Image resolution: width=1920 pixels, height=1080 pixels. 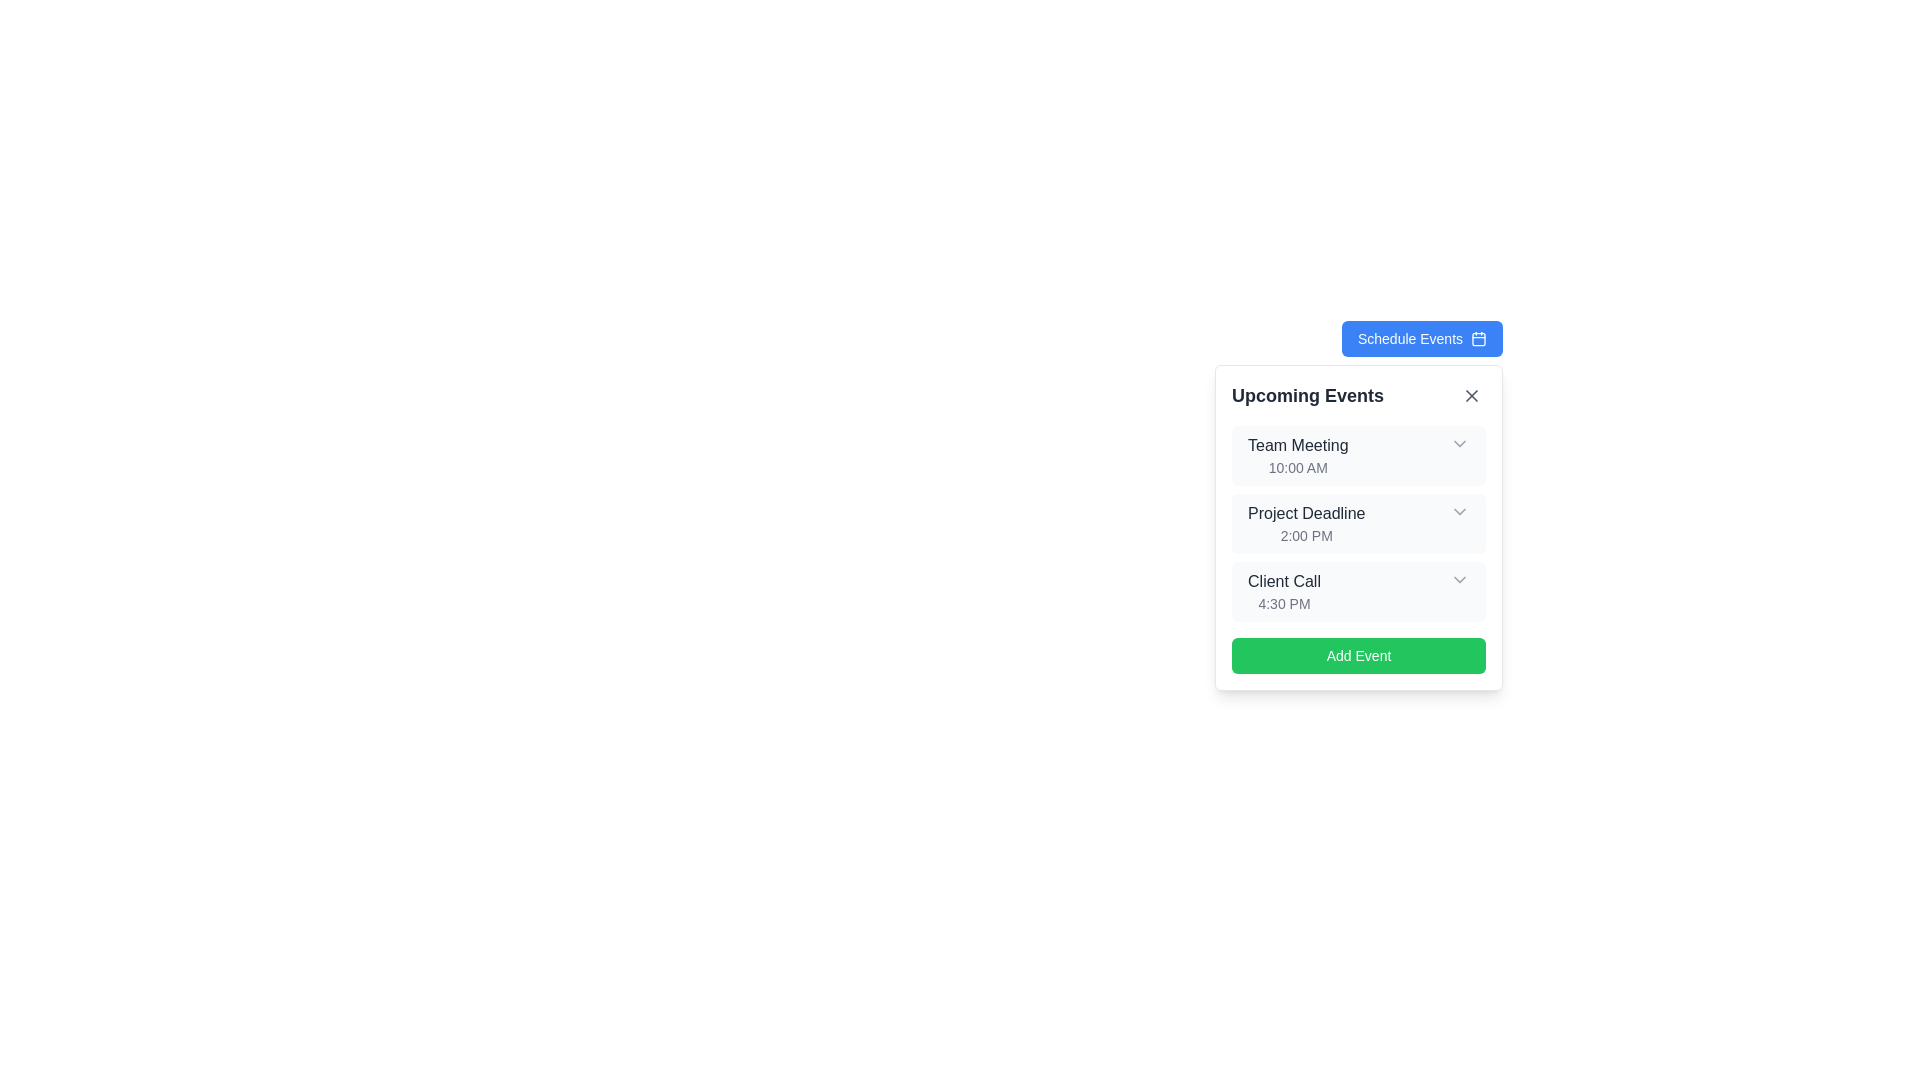 I want to click on the small Chevron-down icon, which is located to the right of the 'Client Call' item in the 'Upcoming Events' panel, so click(x=1459, y=579).